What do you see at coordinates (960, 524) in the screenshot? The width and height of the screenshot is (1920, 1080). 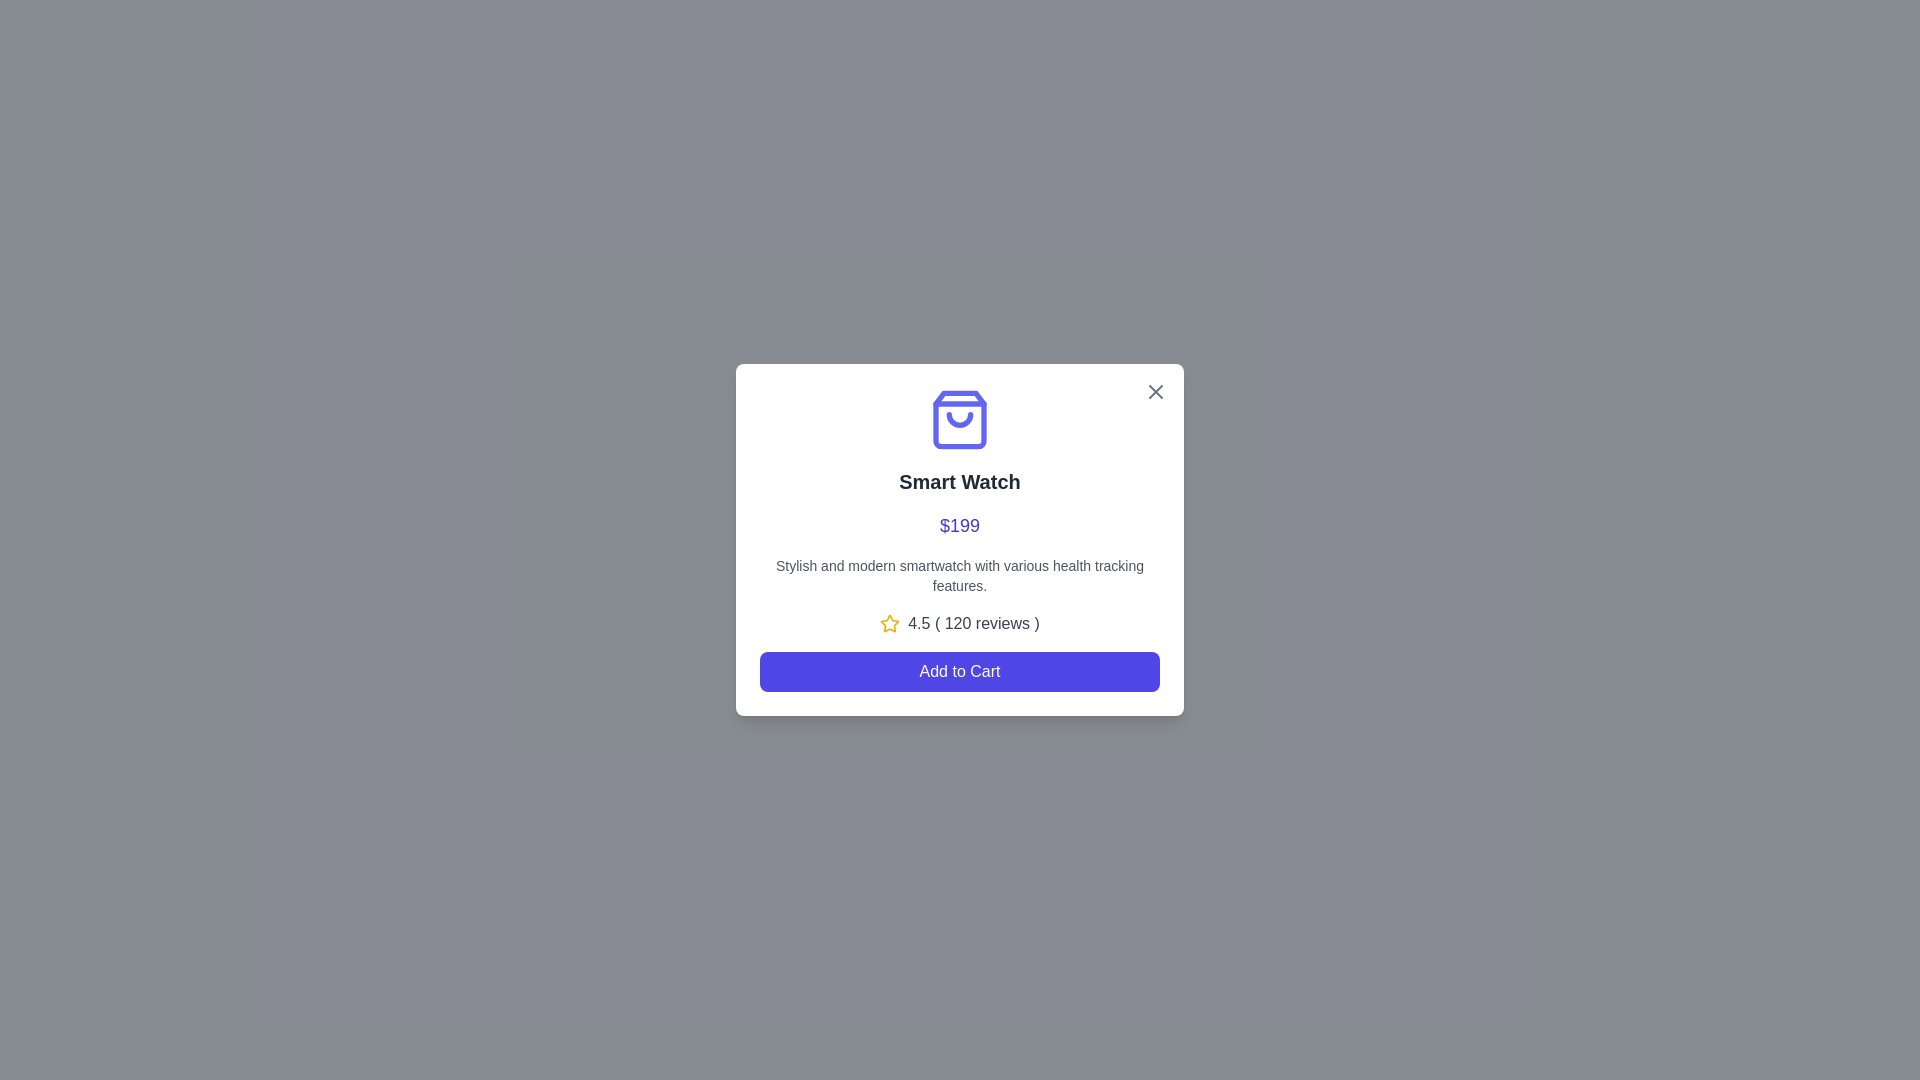 I see `the price display text label located within the card for the 'Smart Watch', which is centrally aligned and positioned below the title and above the description` at bounding box center [960, 524].